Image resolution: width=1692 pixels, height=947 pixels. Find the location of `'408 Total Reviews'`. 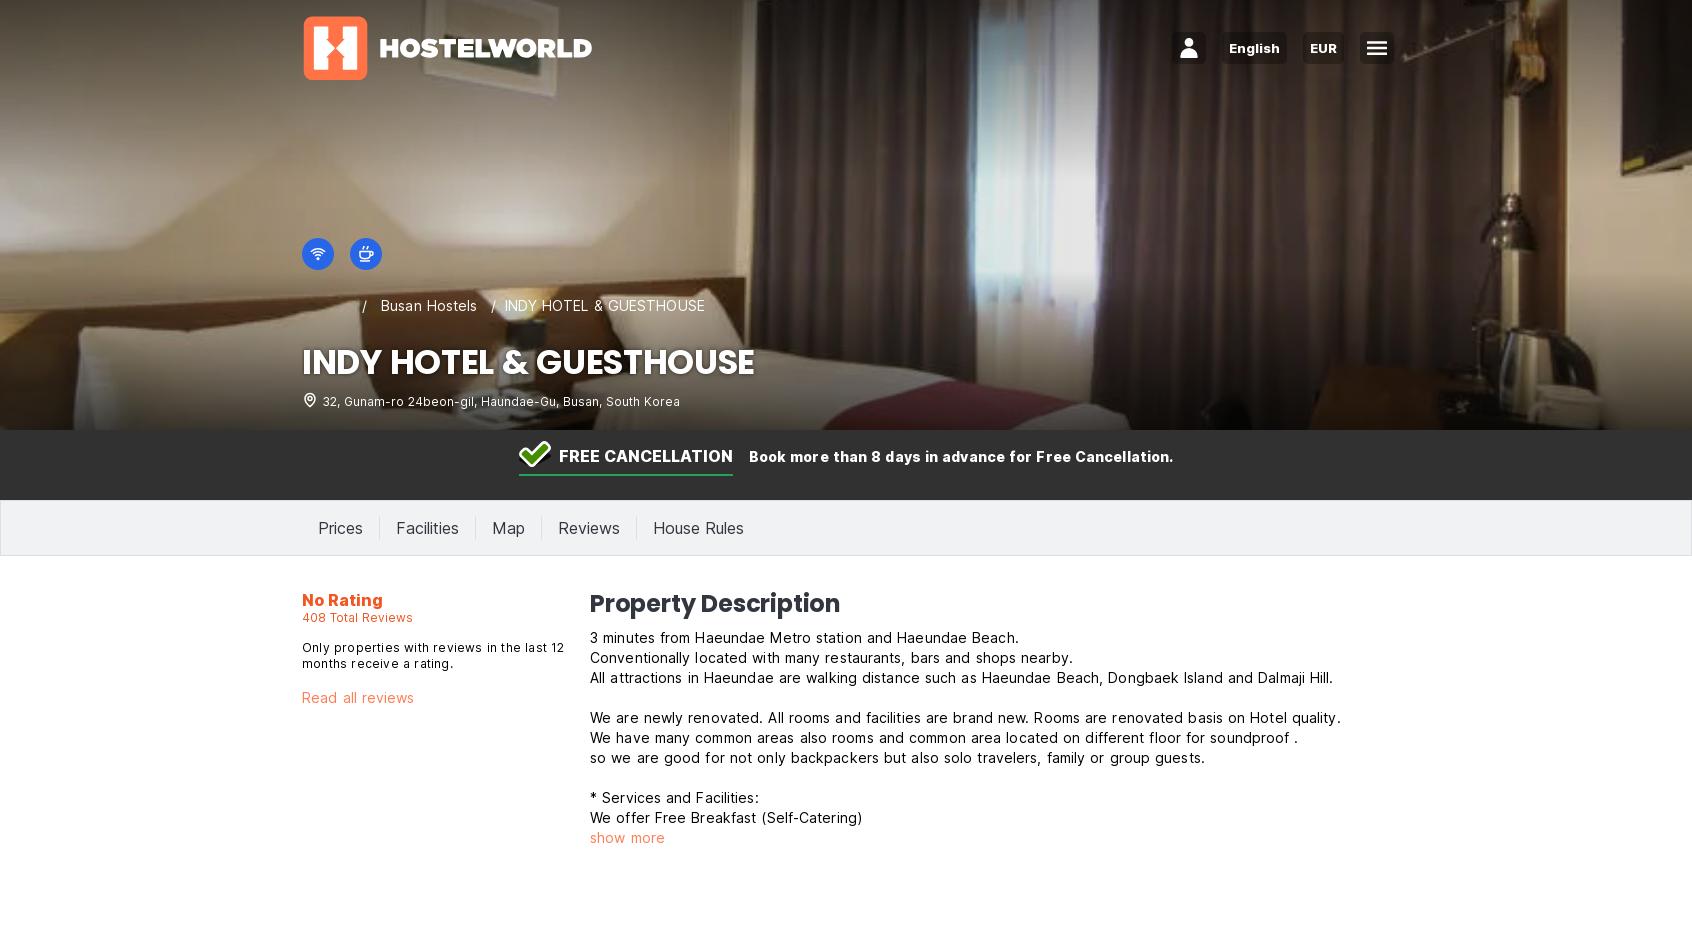

'408 Total Reviews' is located at coordinates (357, 617).